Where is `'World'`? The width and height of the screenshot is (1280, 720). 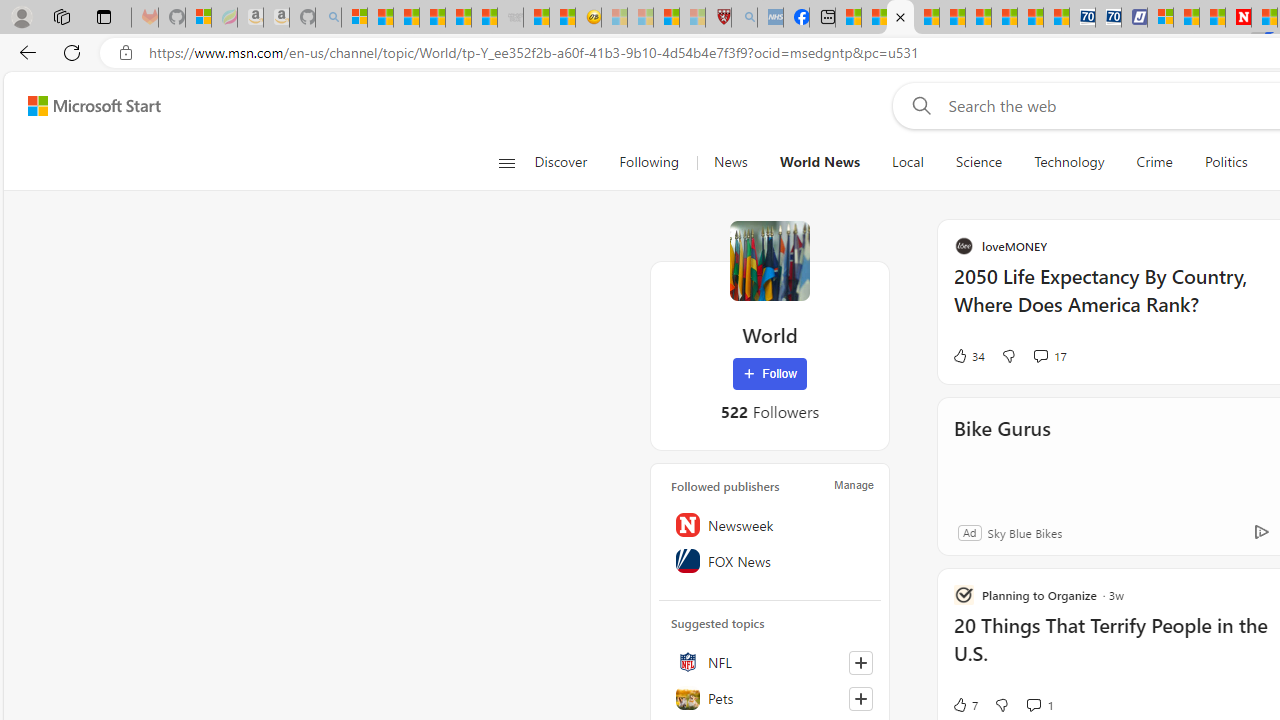 'World' is located at coordinates (768, 260).